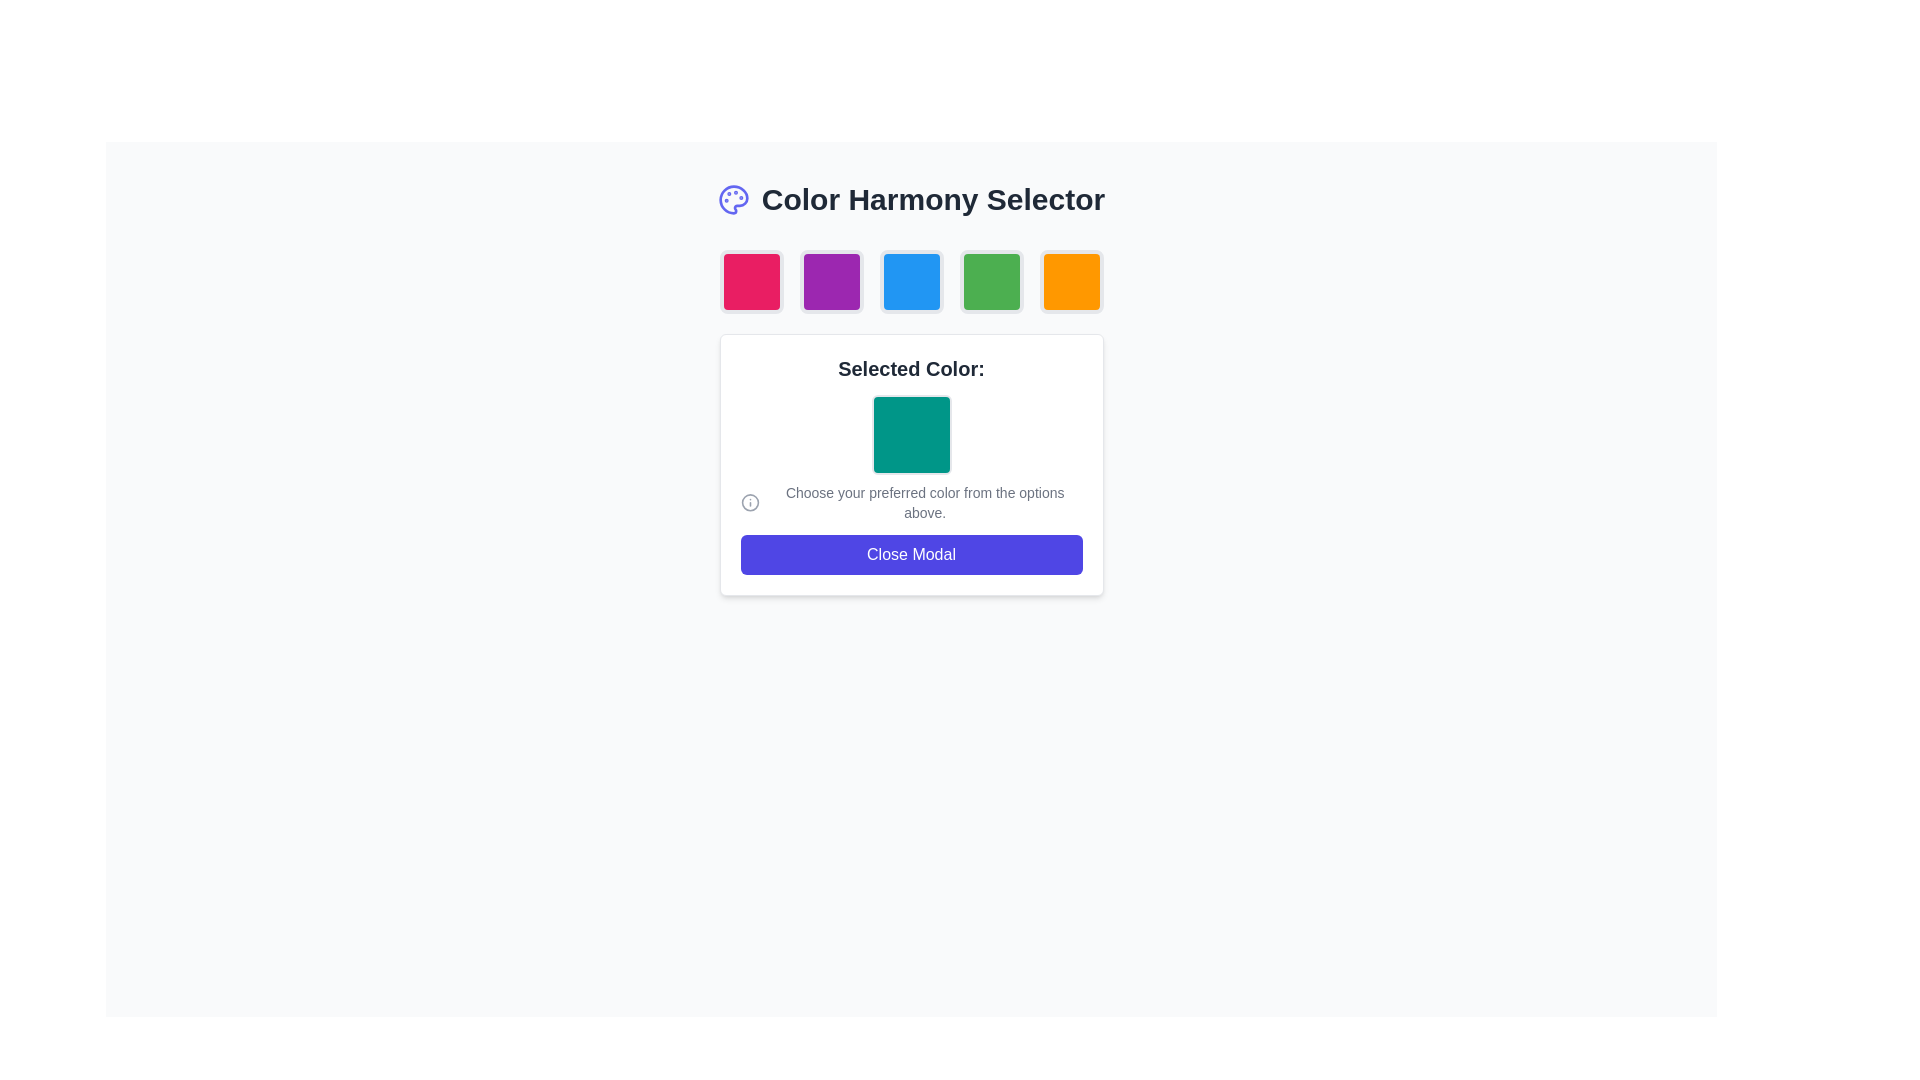 The width and height of the screenshot is (1920, 1080). I want to click on the orange color selector button located as the fifth item in a horizontal grid of five buttons, which updates the 'Selected Color' box below, so click(1070, 281).